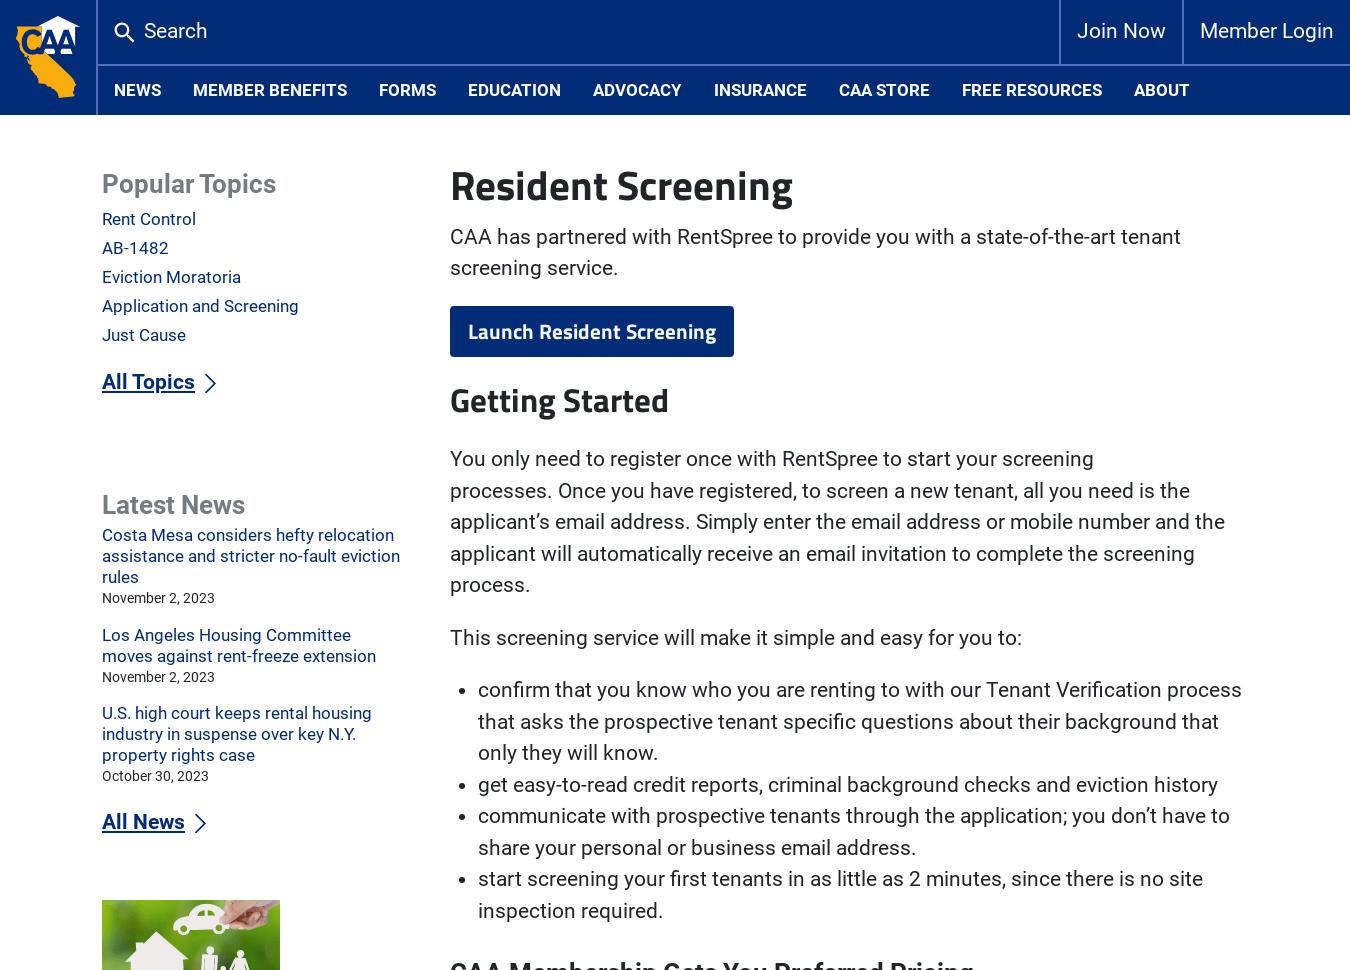 The height and width of the screenshot is (970, 1350). I want to click on 'NOTE: A recent change in California regulations limit landlords’ ability to use criminal background reports. CAA is working with RentSpree on changes to its product which will assist with compliance with the new regulations. Until such changes can be implemented, we recommend you consult with your fair housing attorney before ordering or using a criminal background report.', so click(844, 306).